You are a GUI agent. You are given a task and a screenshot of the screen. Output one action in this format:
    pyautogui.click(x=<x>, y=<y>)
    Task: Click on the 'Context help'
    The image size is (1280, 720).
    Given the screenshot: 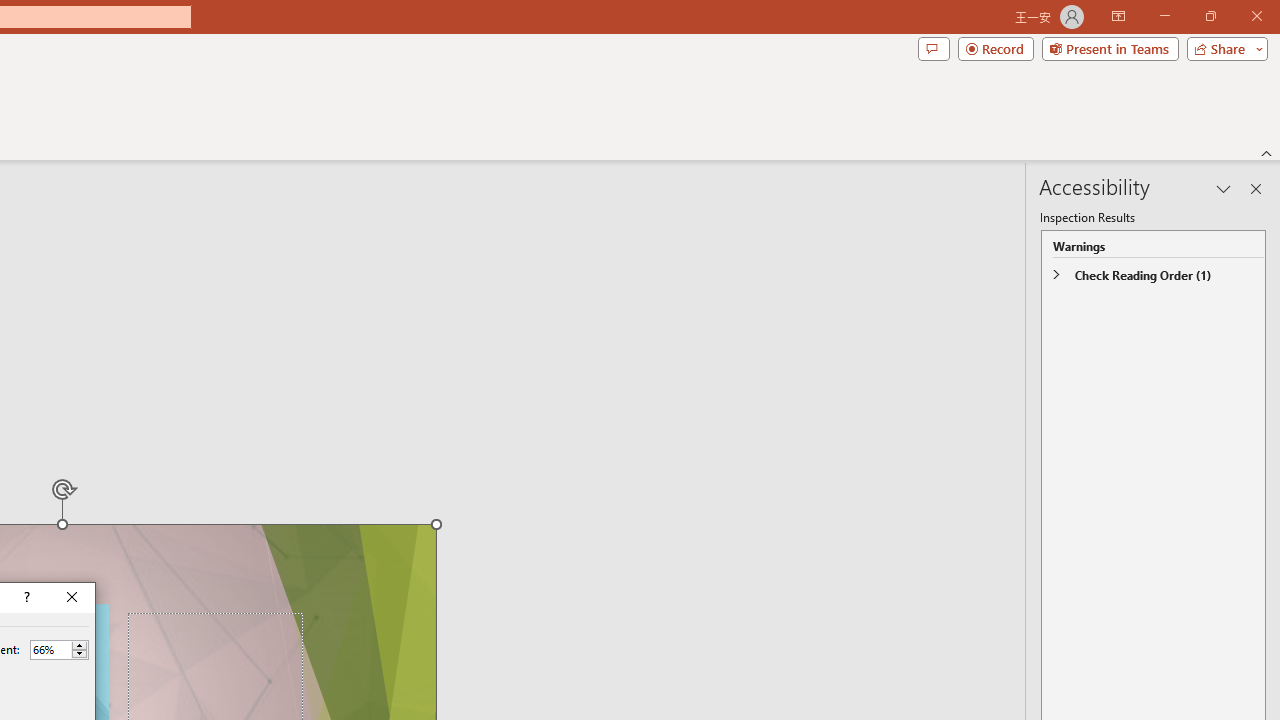 What is the action you would take?
    pyautogui.click(x=25, y=596)
    